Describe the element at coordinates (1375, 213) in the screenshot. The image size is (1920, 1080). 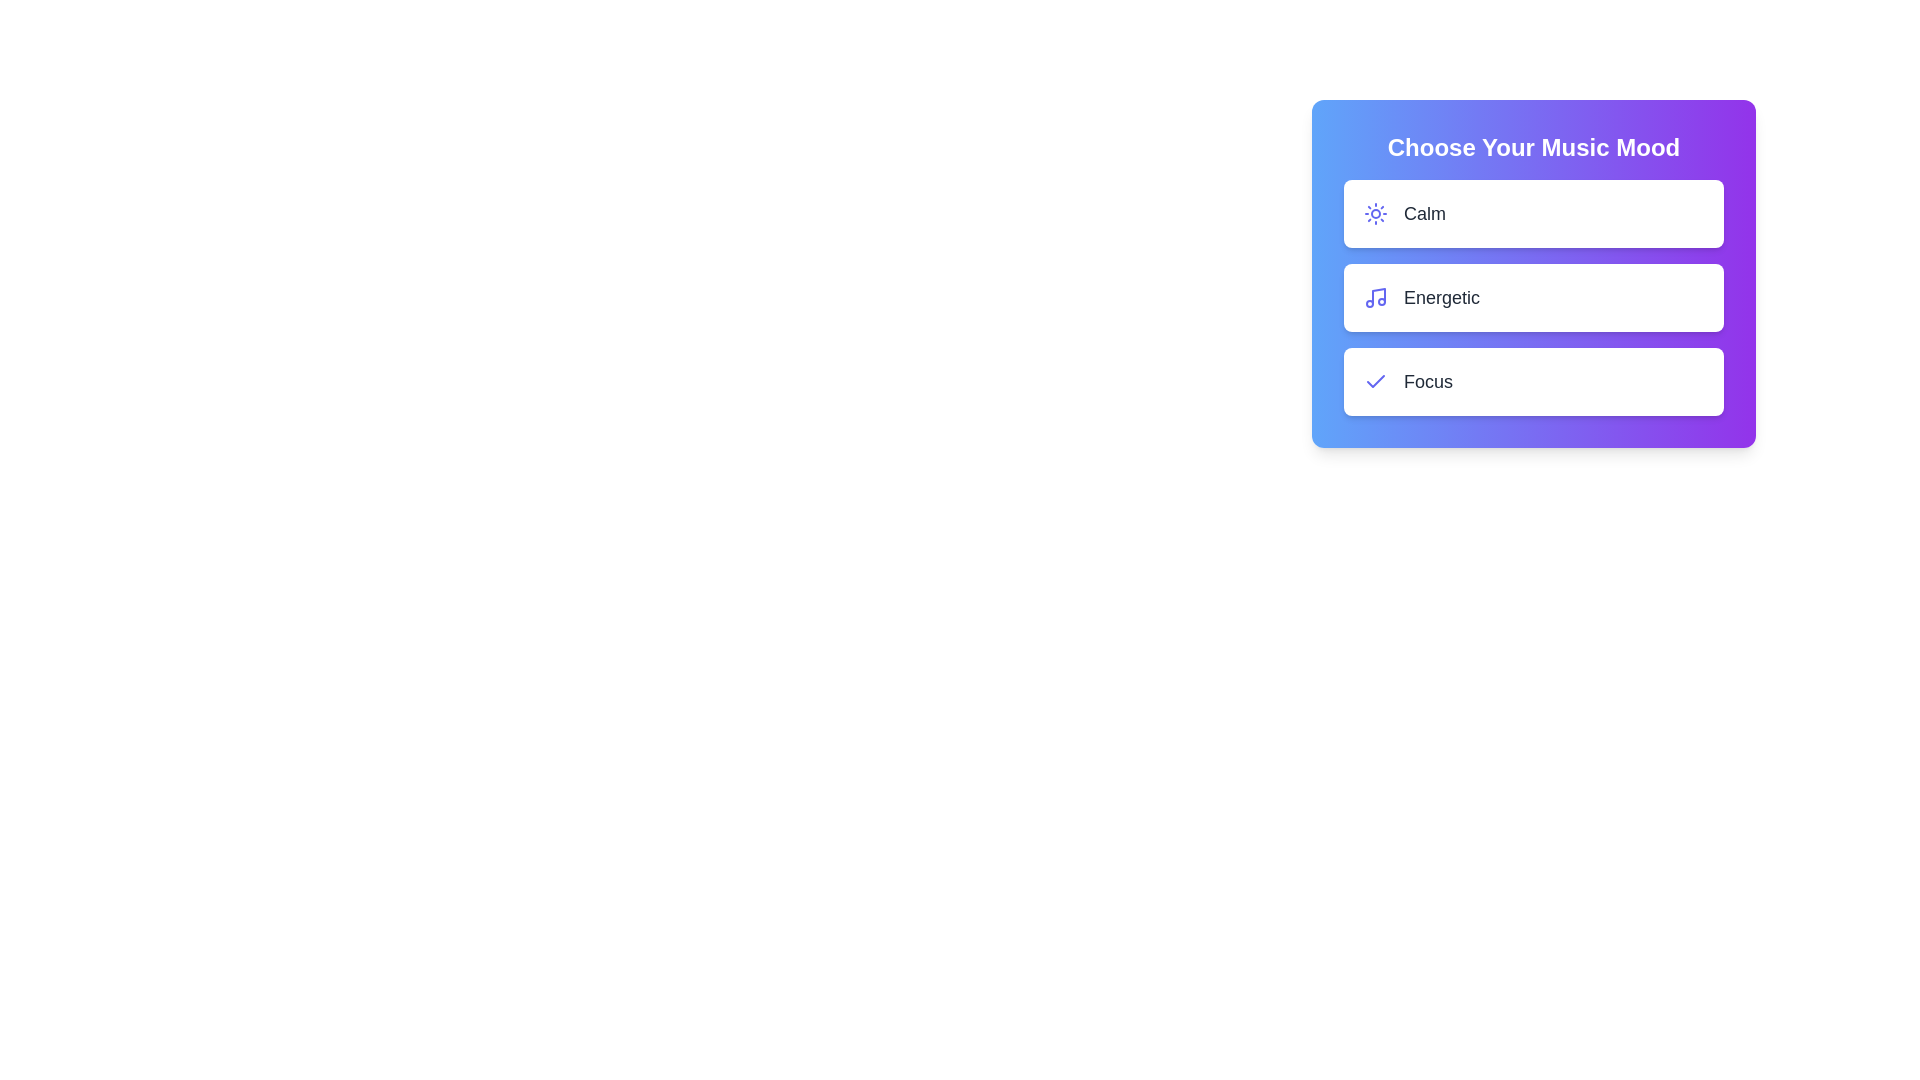
I see `the sun icon button located to the left of the text 'Calm', which serves as a visual representation for the mood option` at that location.